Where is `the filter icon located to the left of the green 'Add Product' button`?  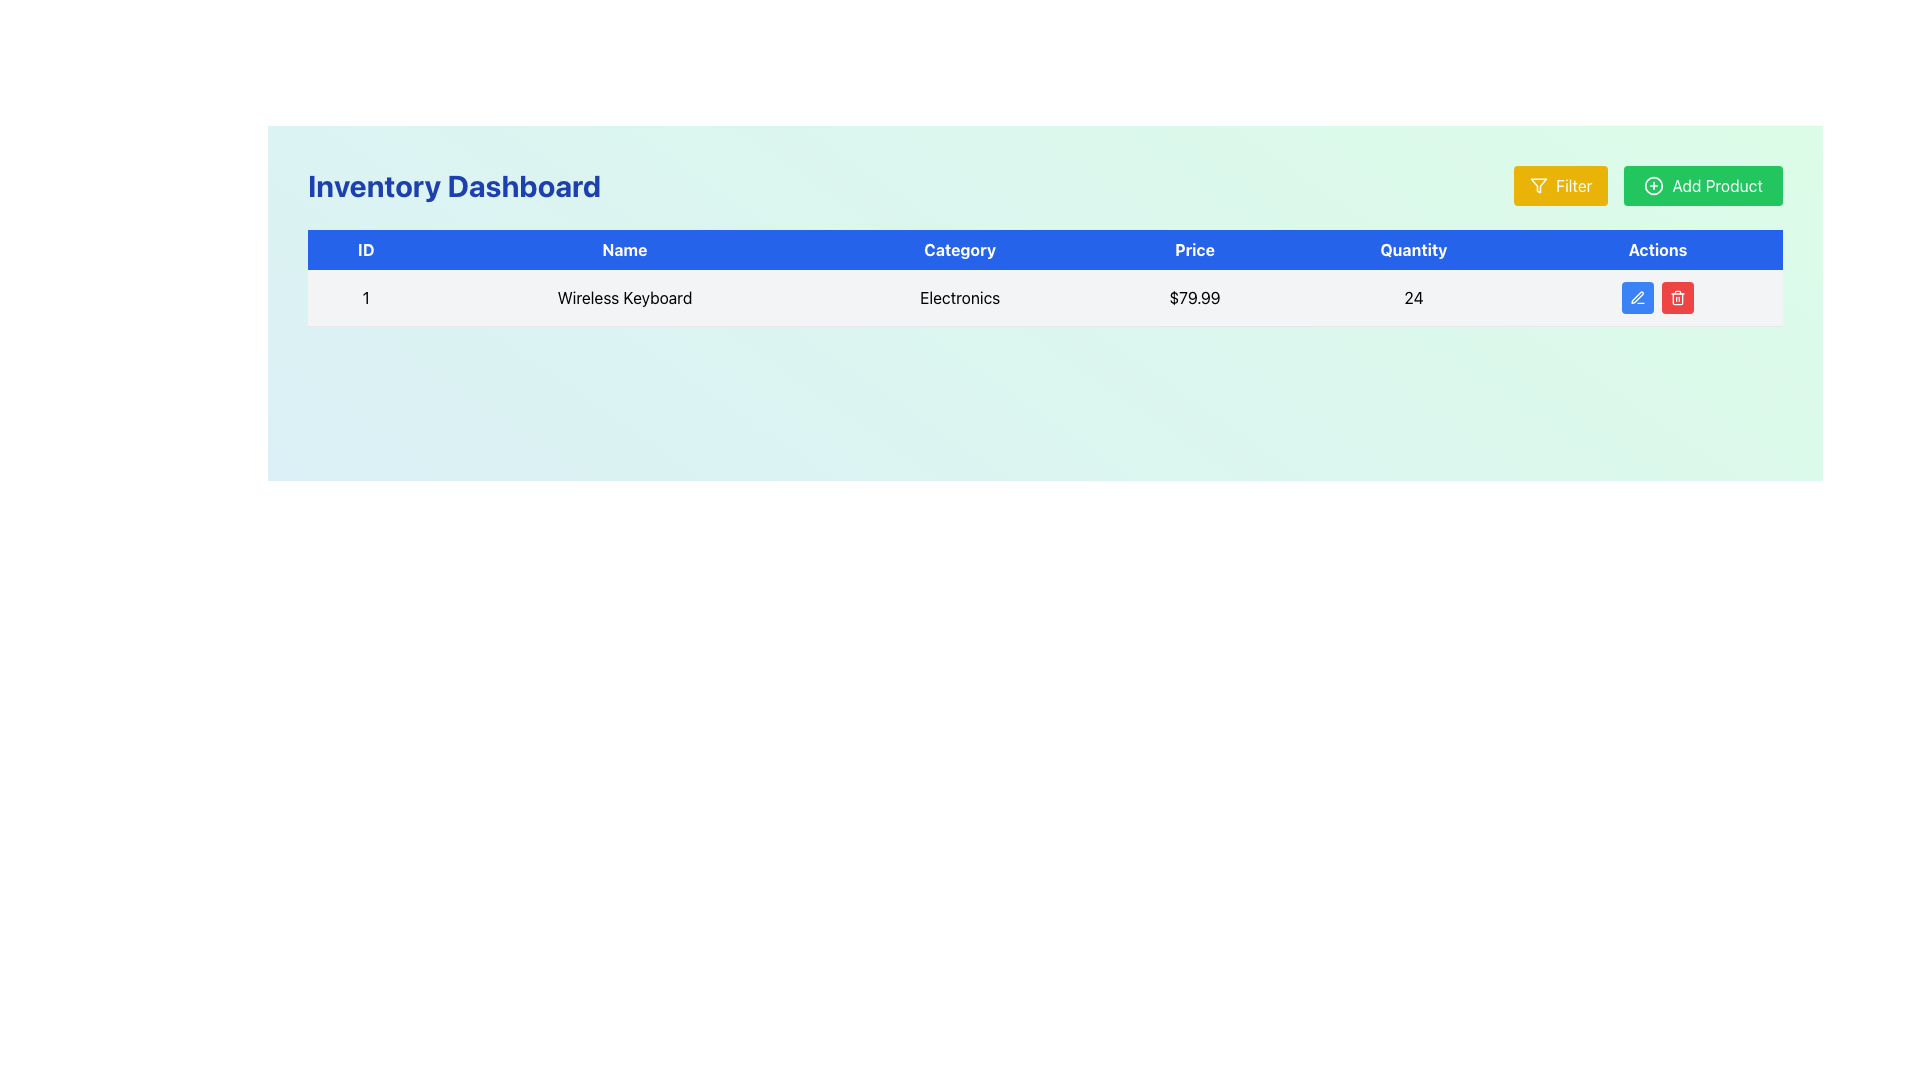 the filter icon located to the left of the green 'Add Product' button is located at coordinates (1538, 185).